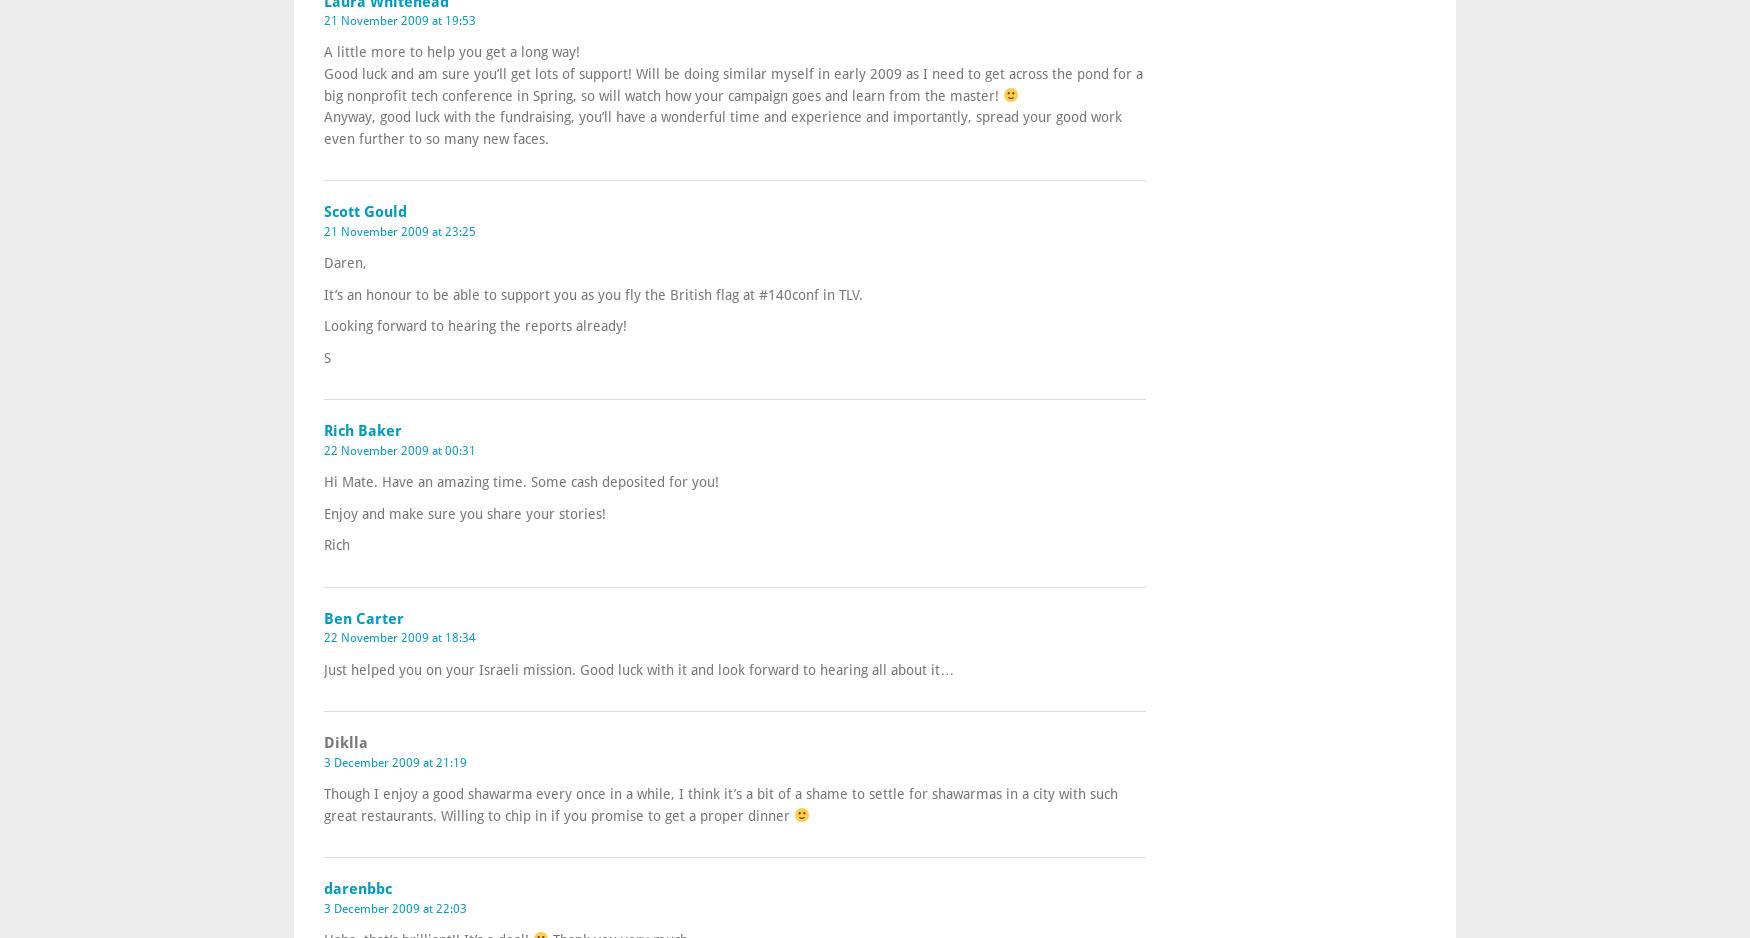 This screenshot has width=1750, height=938. I want to click on '21 November 2009 at 23:25', so click(399, 231).